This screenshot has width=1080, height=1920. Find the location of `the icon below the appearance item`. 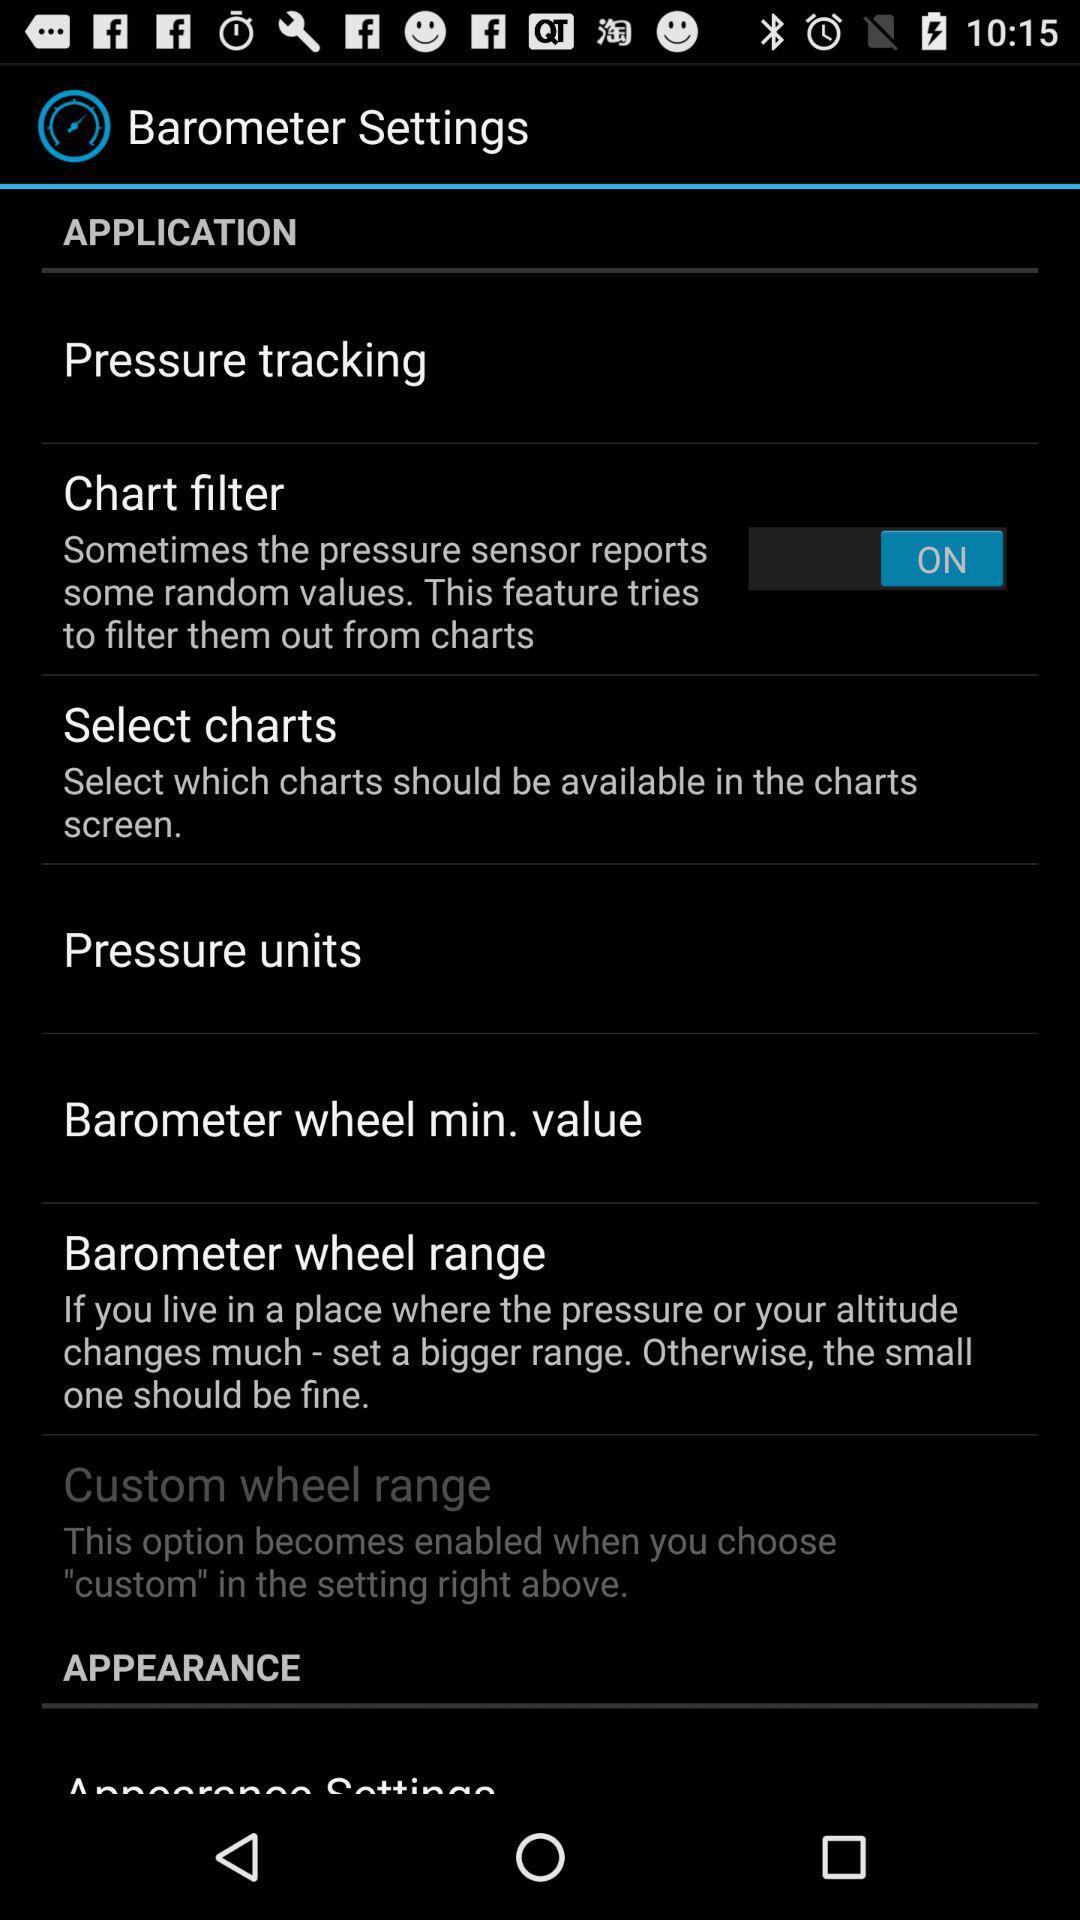

the icon below the appearance item is located at coordinates (279, 1777).